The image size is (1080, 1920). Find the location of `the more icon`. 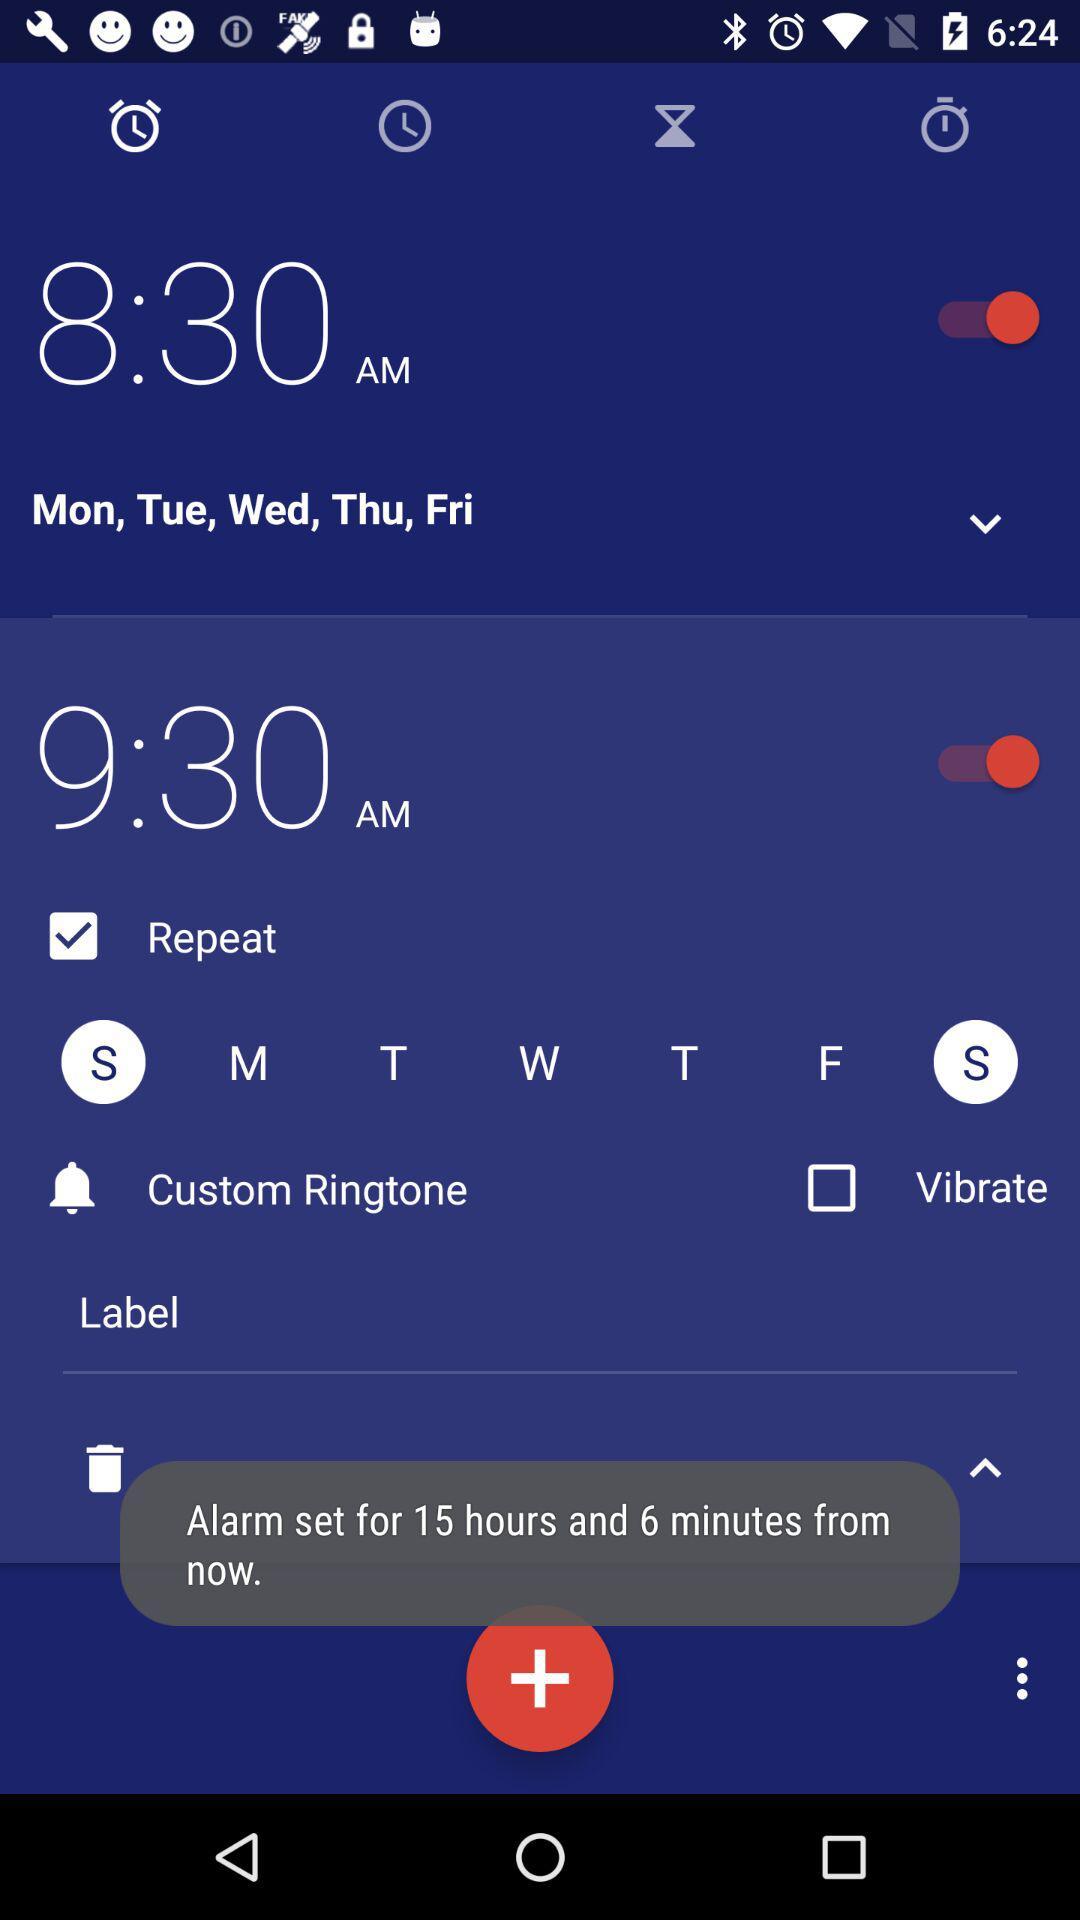

the more icon is located at coordinates (1027, 1678).